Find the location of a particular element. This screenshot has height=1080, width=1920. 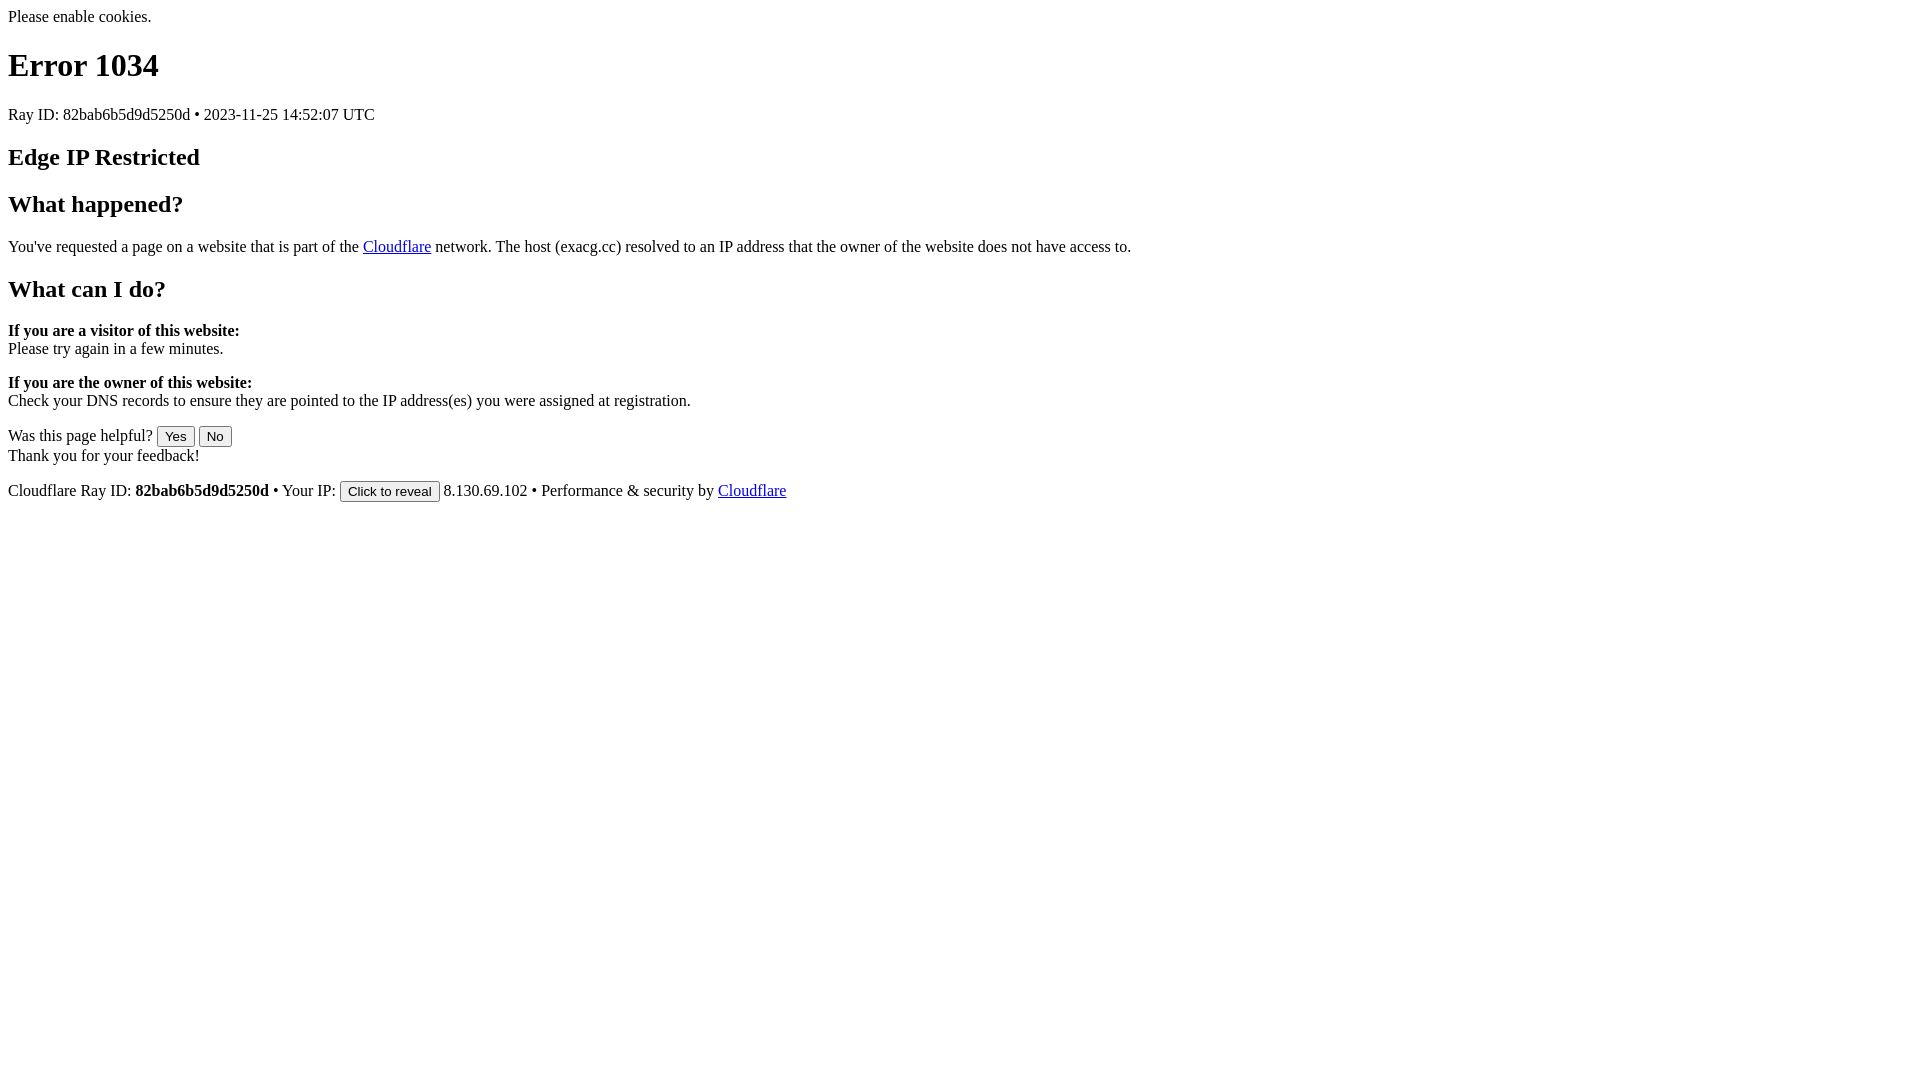

'Cloudflare' is located at coordinates (397, 245).